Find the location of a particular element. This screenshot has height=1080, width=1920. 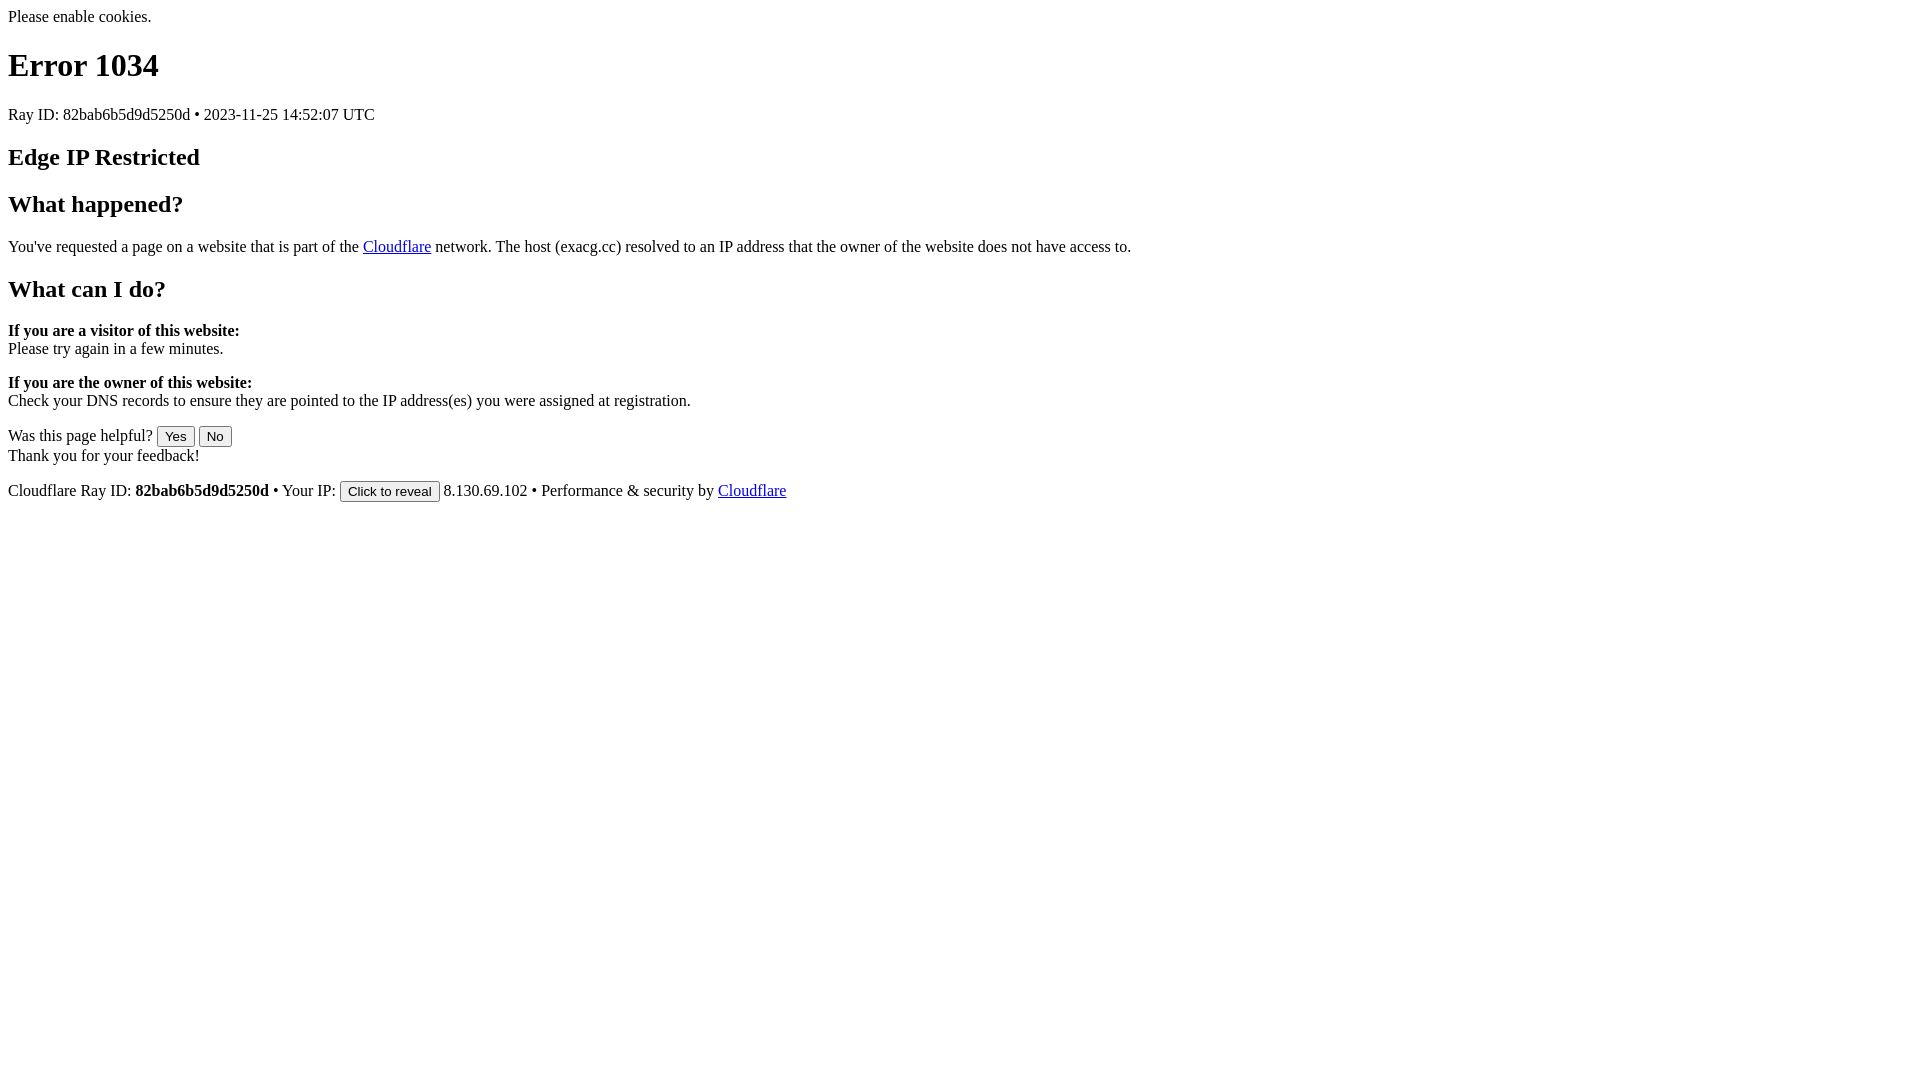

'Cloudflare' is located at coordinates (397, 245).